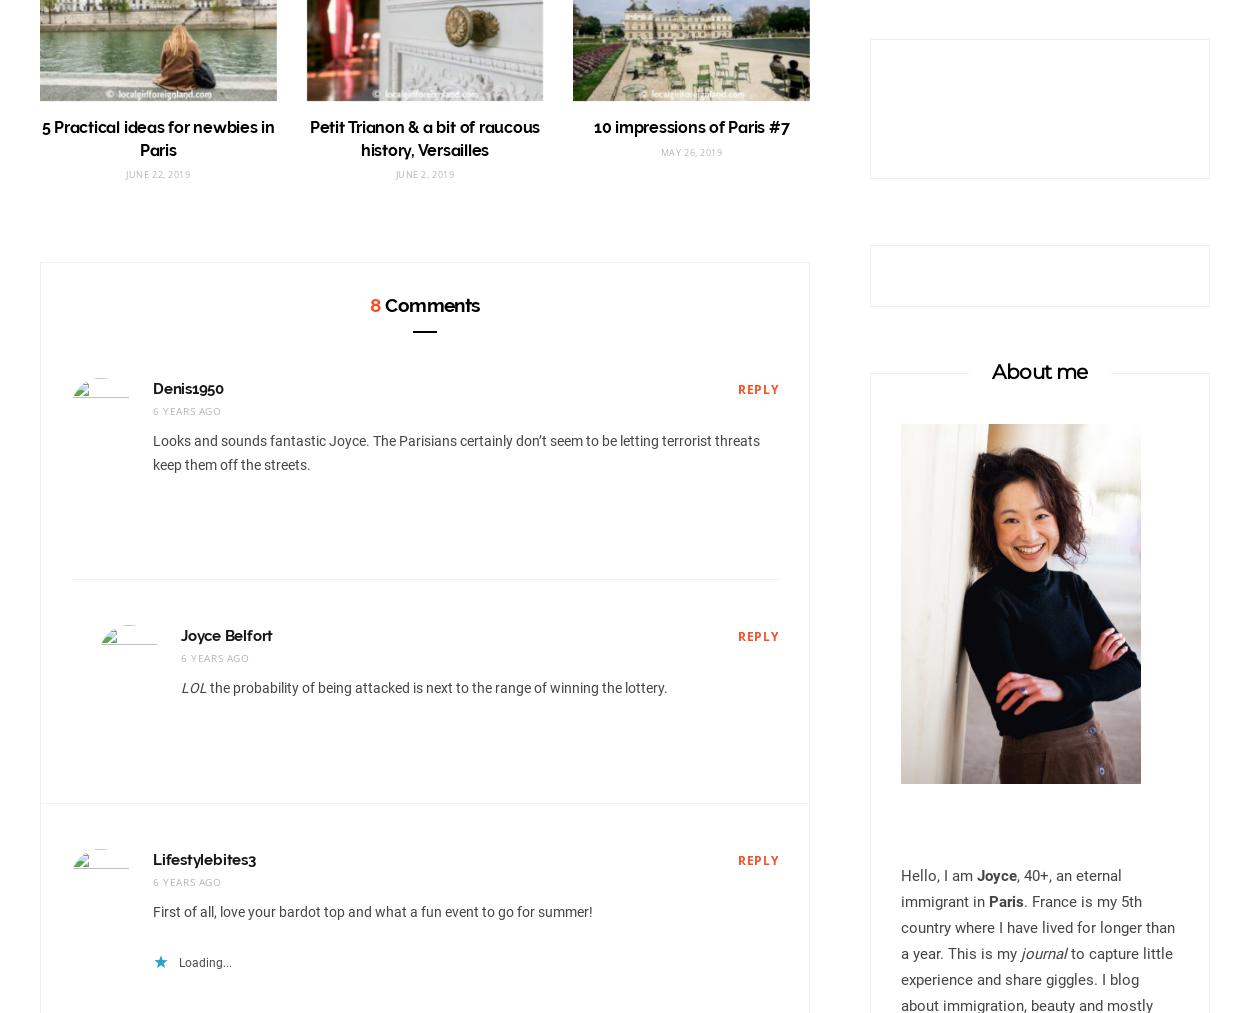  Describe the element at coordinates (592, 127) in the screenshot. I see `'10 impressions of Paris #7'` at that location.